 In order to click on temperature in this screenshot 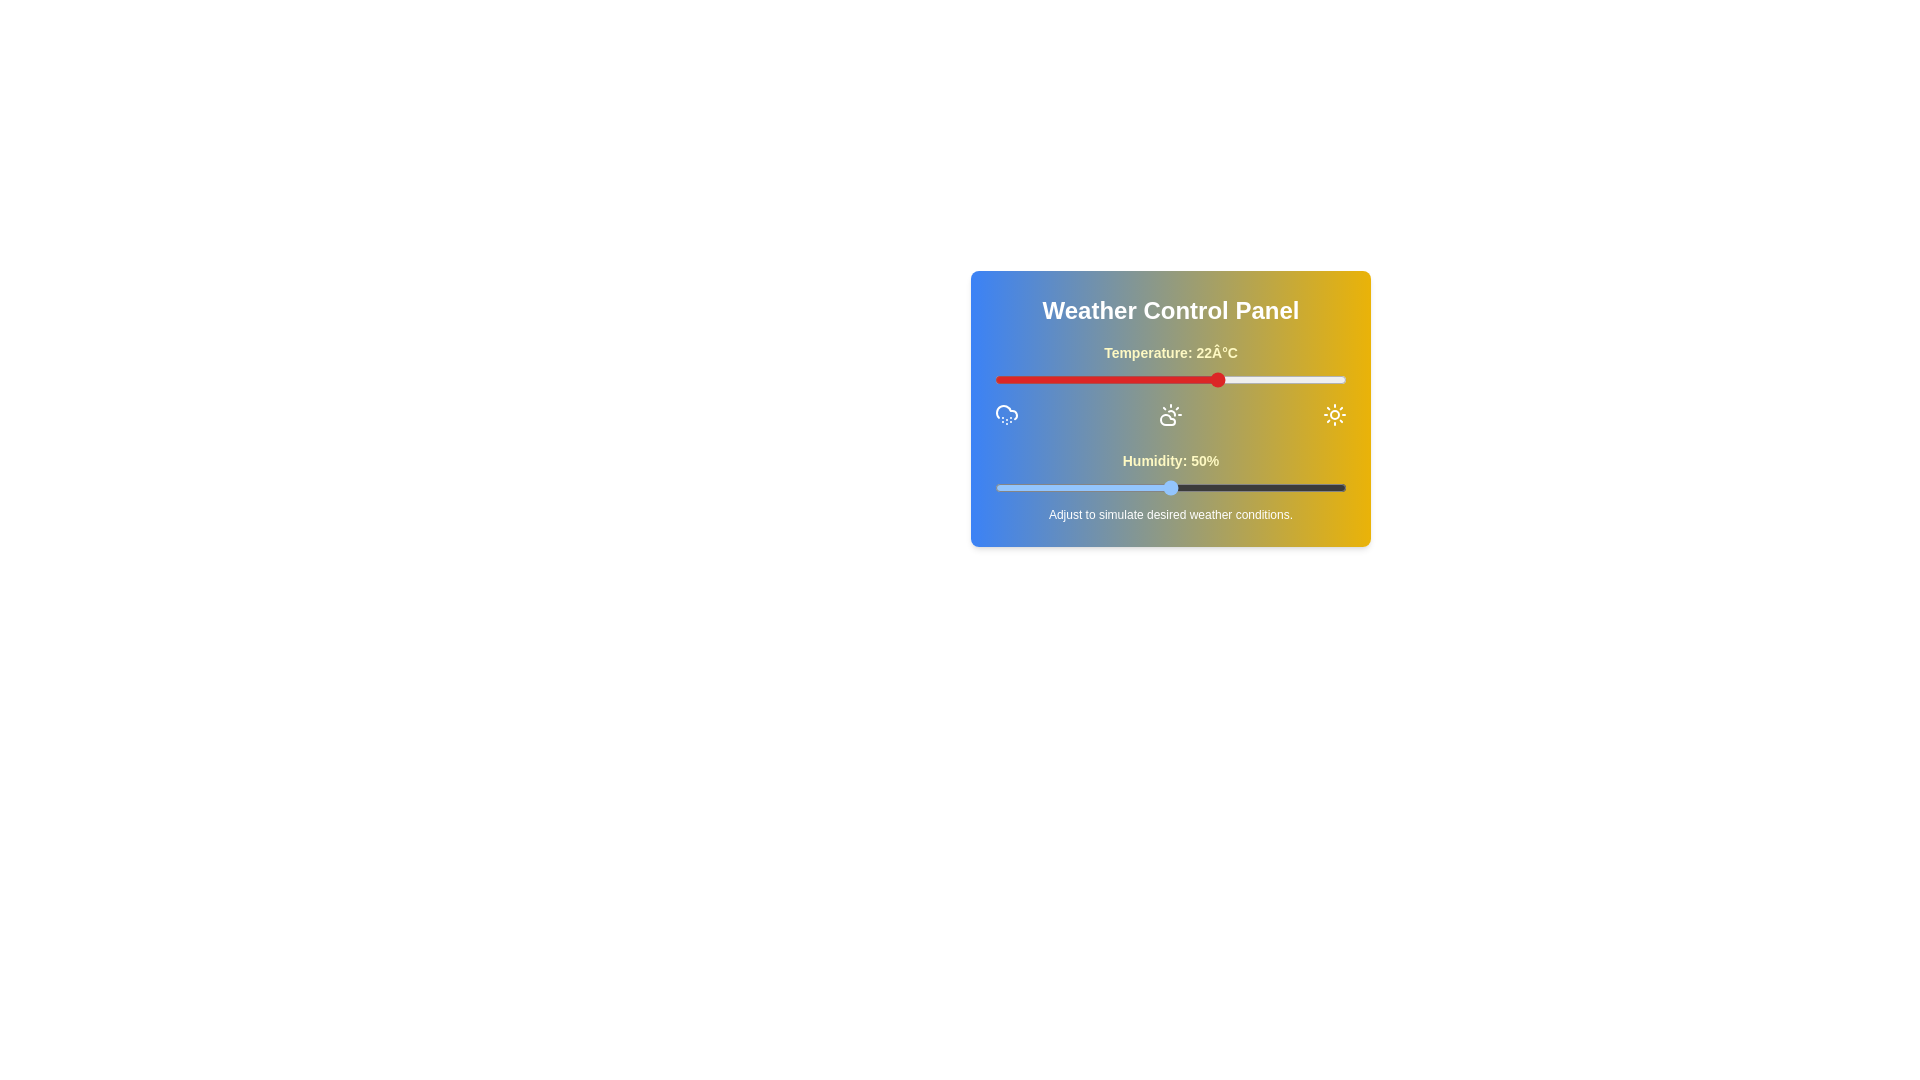, I will do `click(1106, 380)`.